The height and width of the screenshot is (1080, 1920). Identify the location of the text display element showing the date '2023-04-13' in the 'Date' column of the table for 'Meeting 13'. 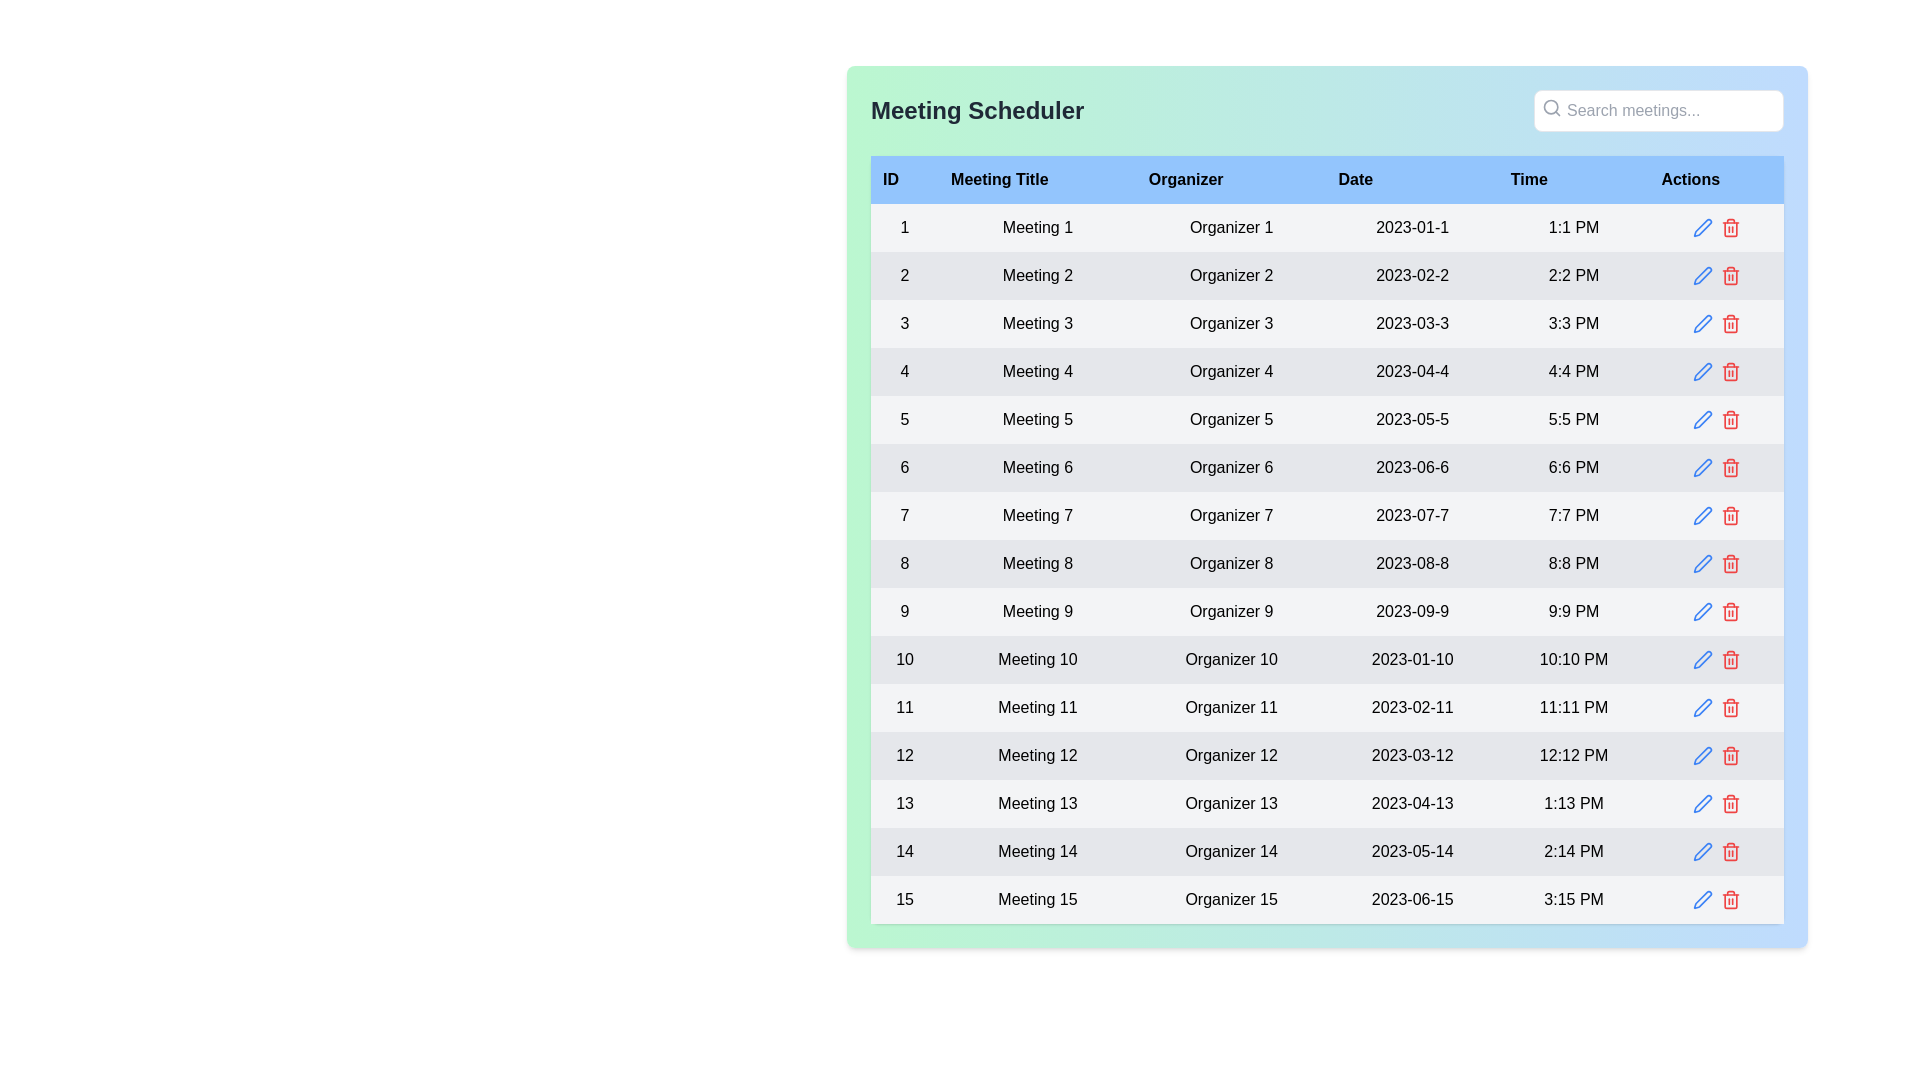
(1411, 802).